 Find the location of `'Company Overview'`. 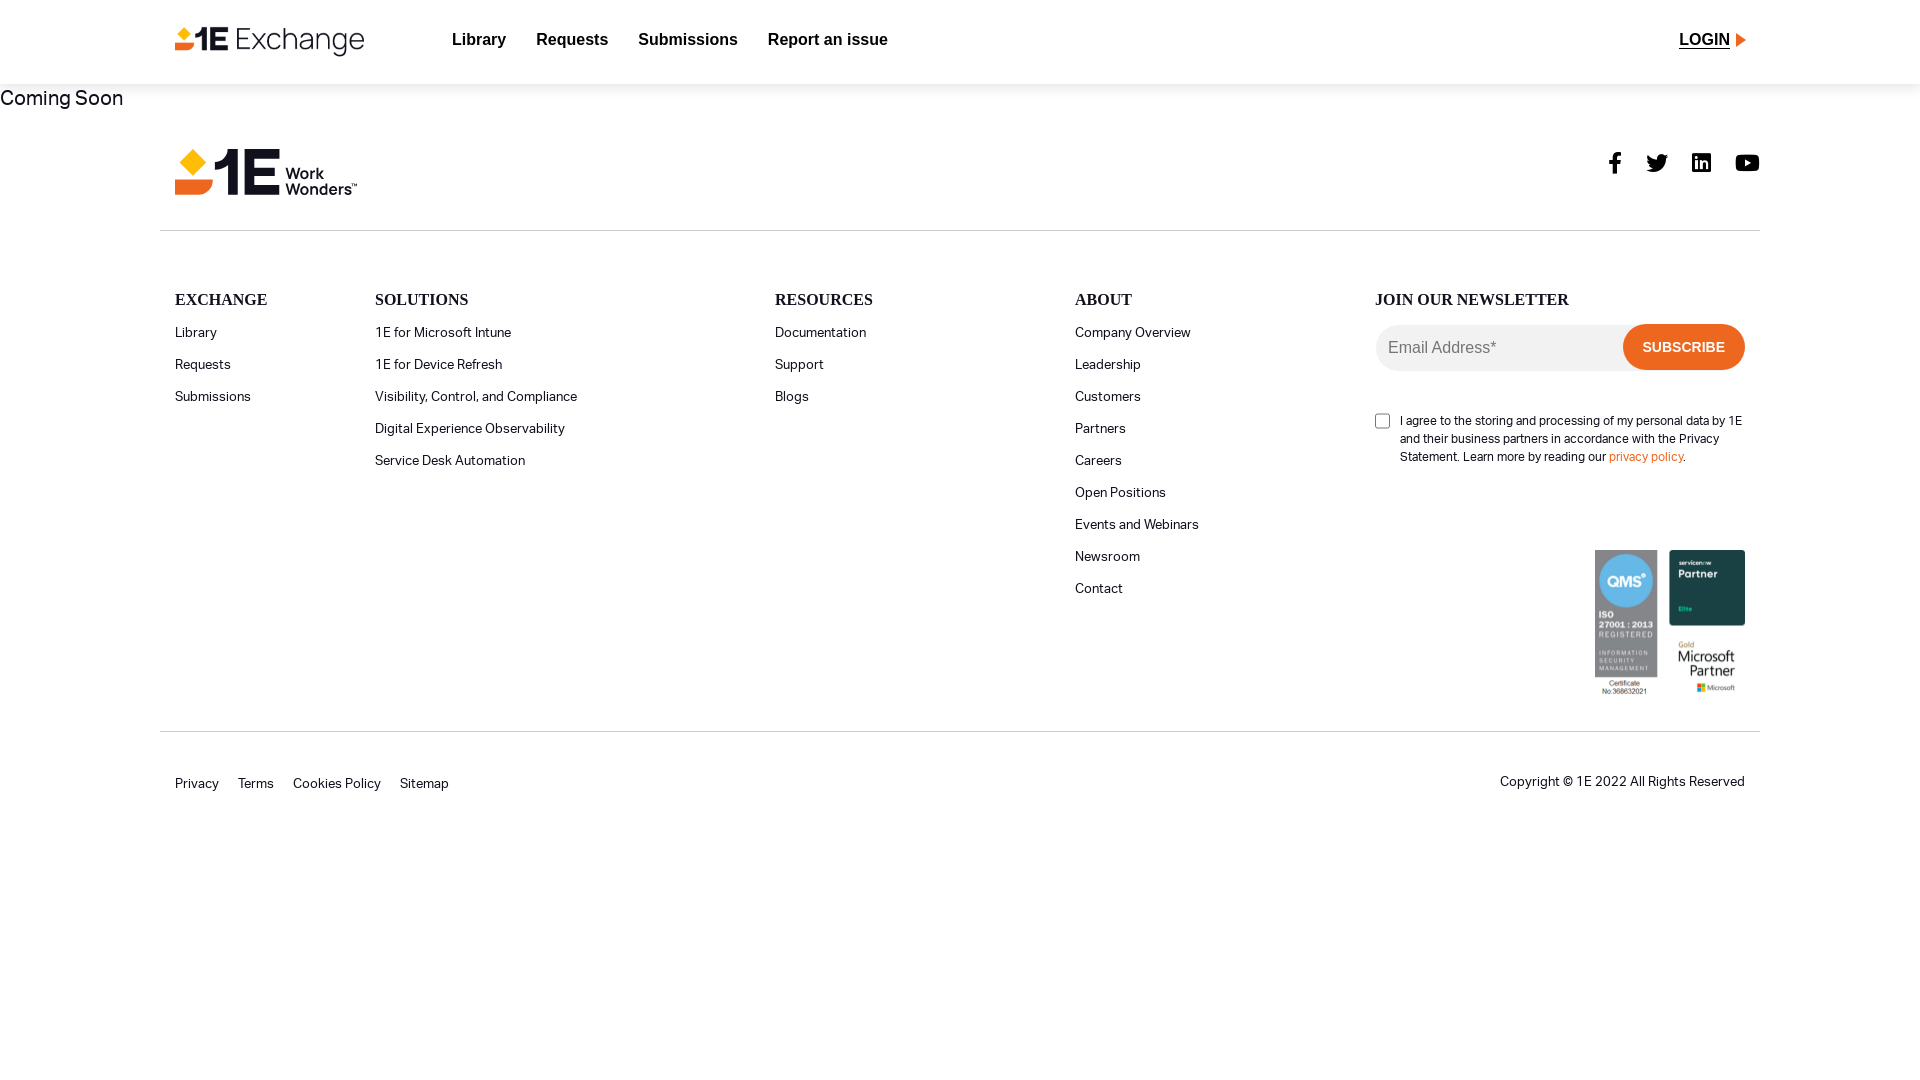

'Company Overview' is located at coordinates (1132, 332).